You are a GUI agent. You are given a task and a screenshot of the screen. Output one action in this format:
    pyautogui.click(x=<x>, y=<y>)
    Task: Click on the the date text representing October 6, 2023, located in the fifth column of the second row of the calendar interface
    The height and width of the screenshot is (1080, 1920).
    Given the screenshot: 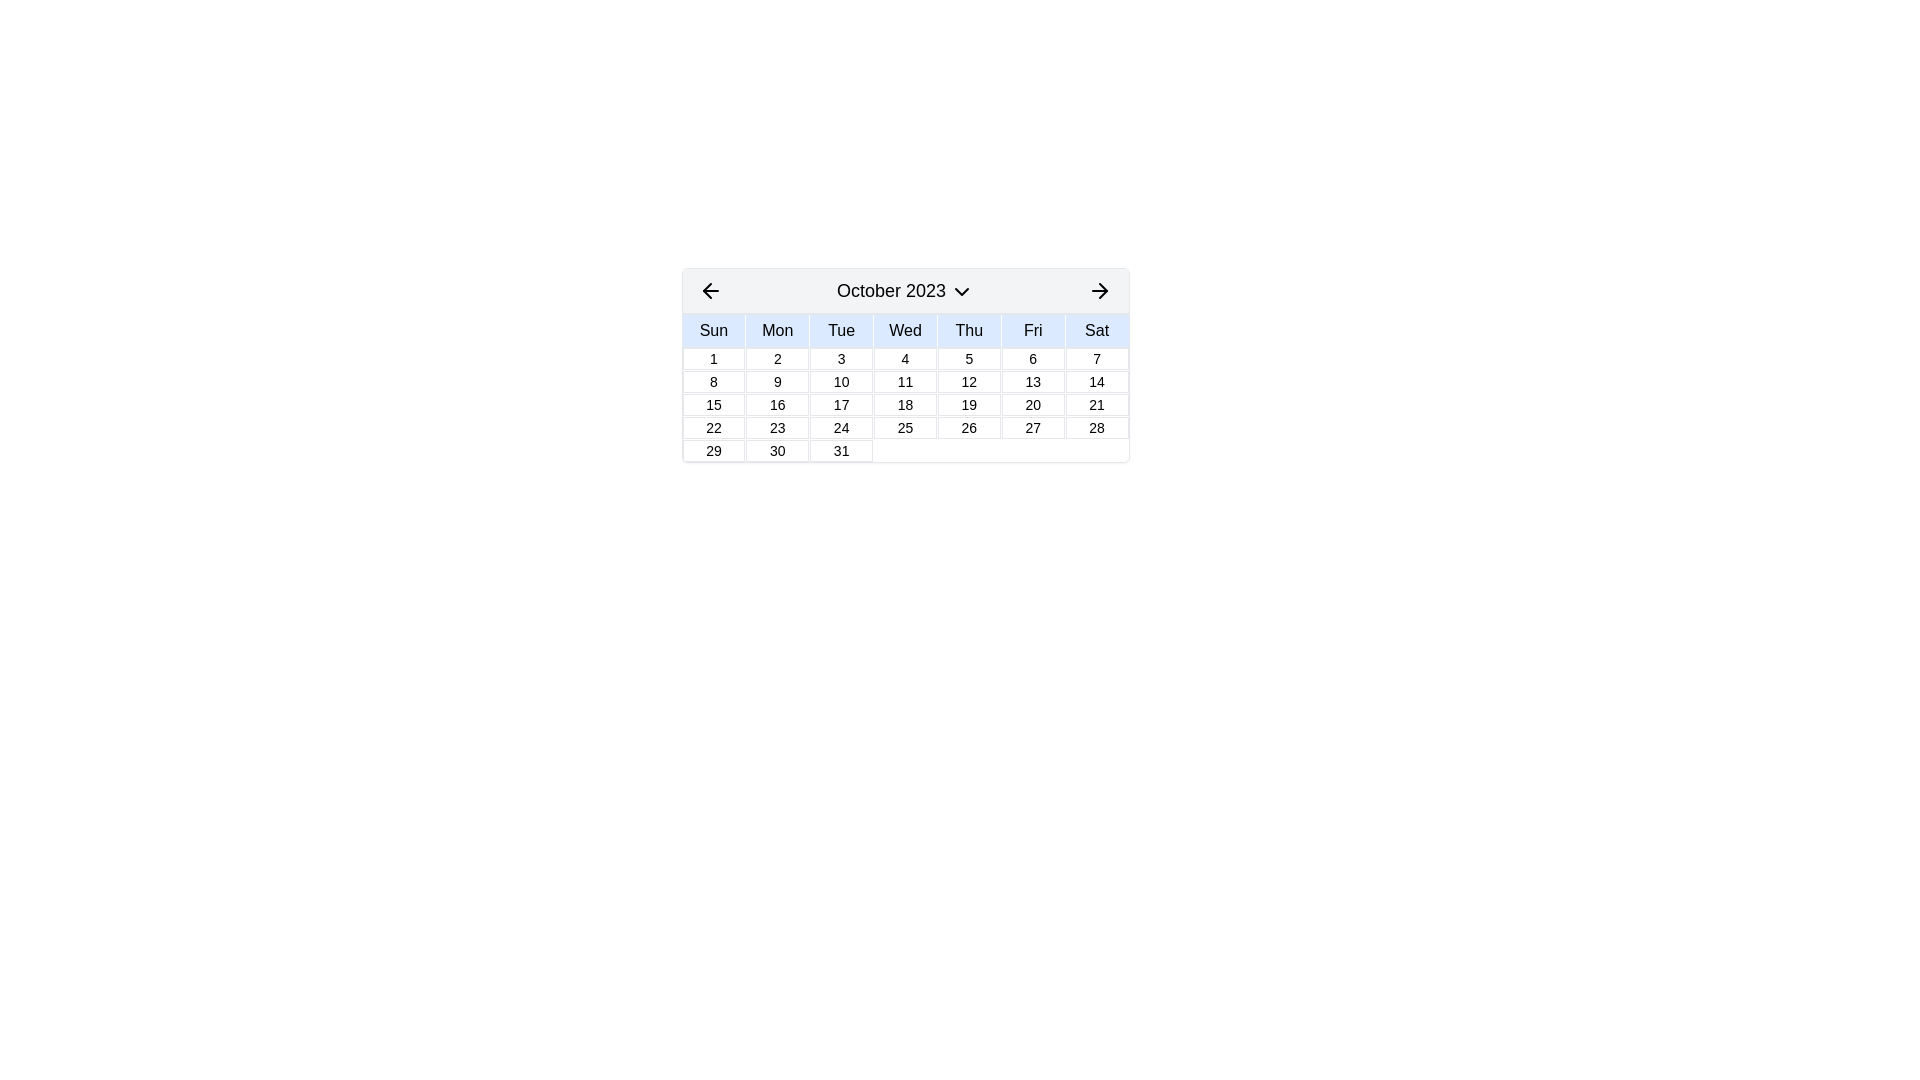 What is the action you would take?
    pyautogui.click(x=1033, y=357)
    